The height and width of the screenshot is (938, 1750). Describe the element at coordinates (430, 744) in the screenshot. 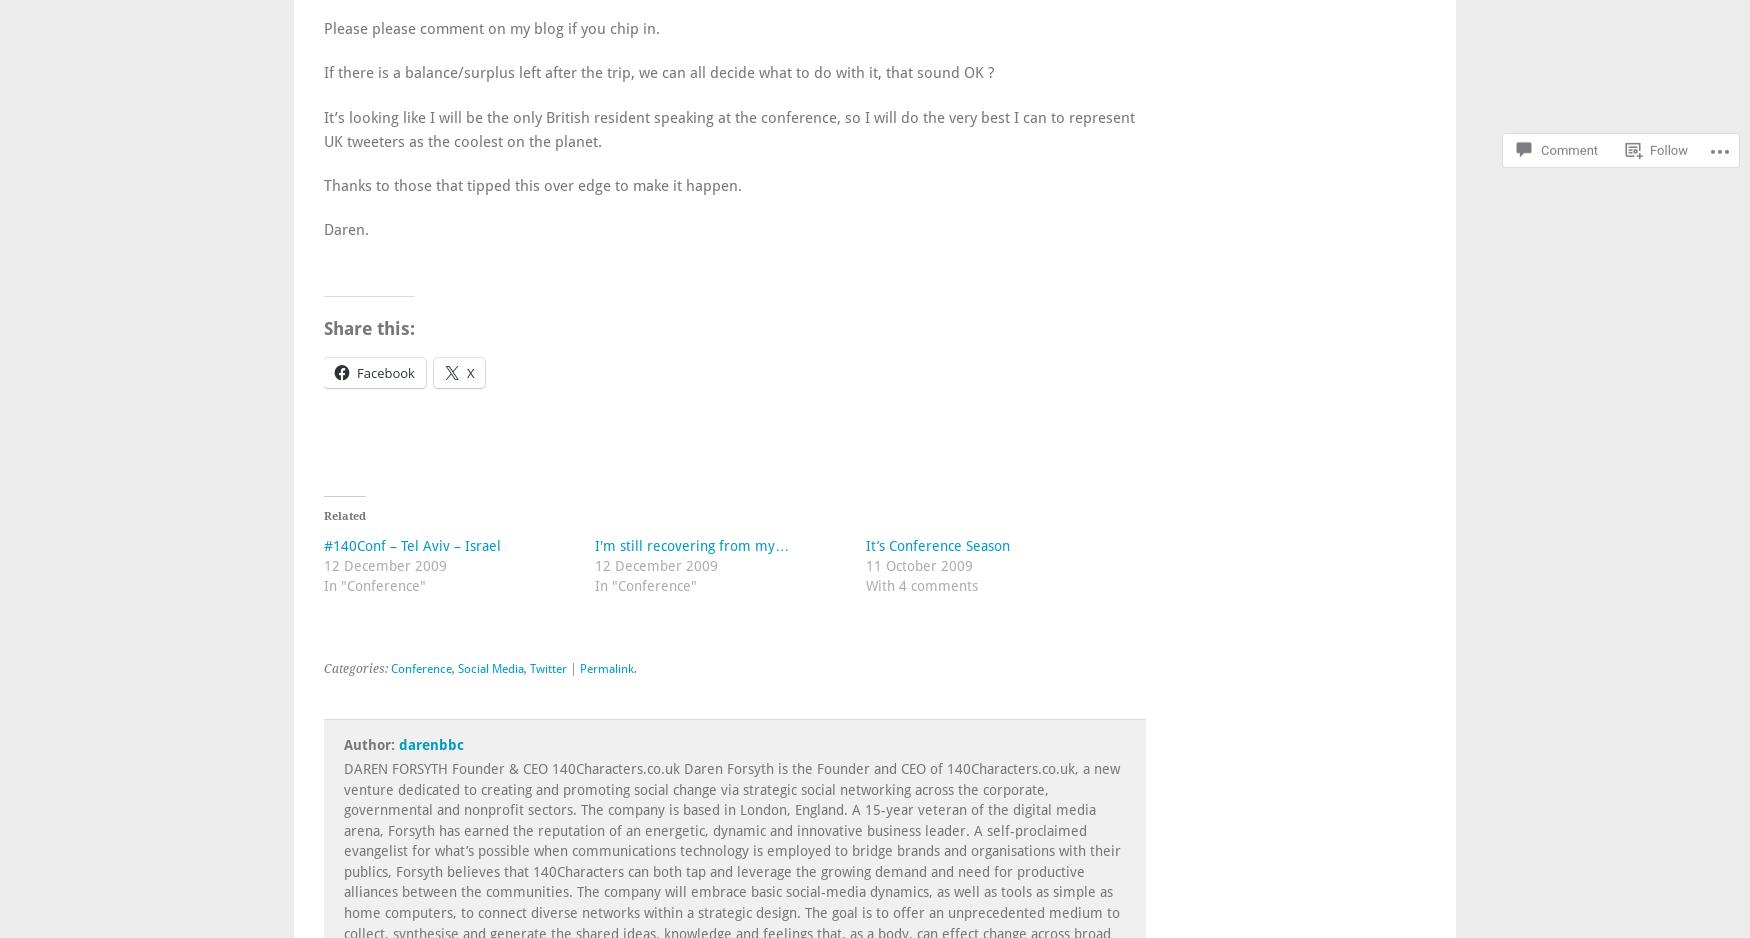

I see `'darenbbc'` at that location.